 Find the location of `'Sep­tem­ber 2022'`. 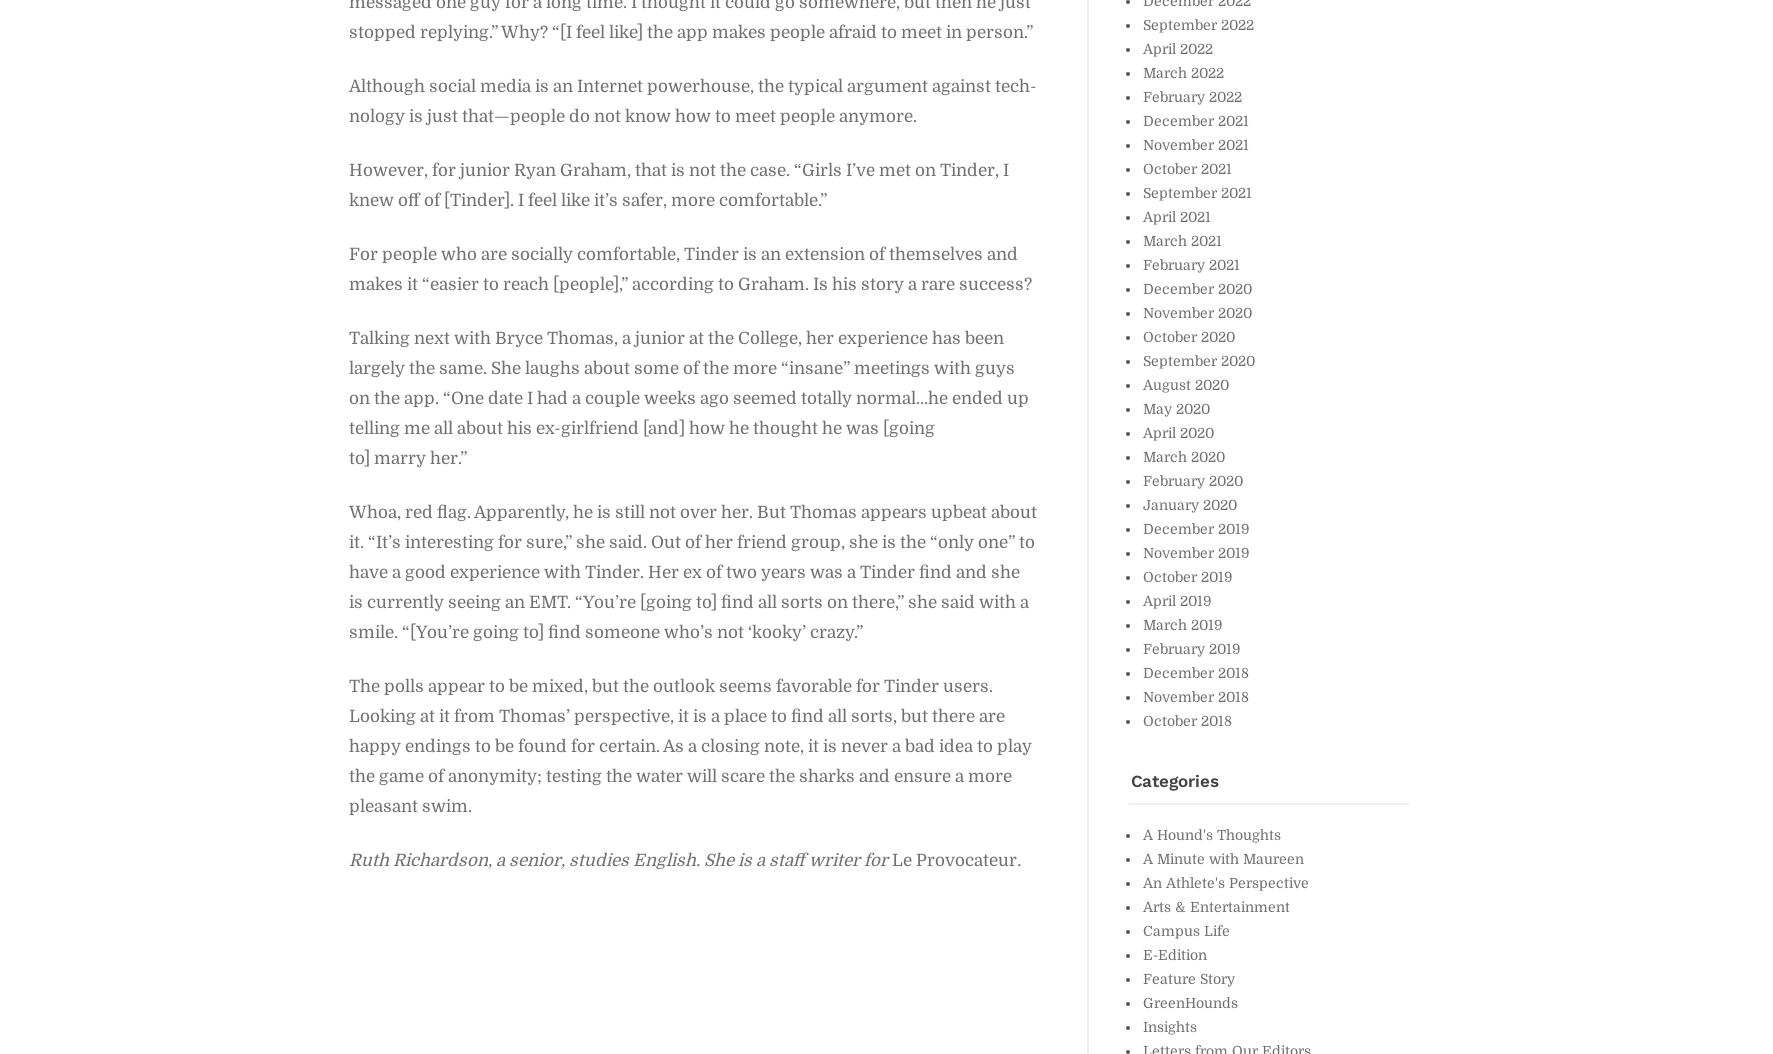

'Sep­tem­ber 2022' is located at coordinates (1196, 24).